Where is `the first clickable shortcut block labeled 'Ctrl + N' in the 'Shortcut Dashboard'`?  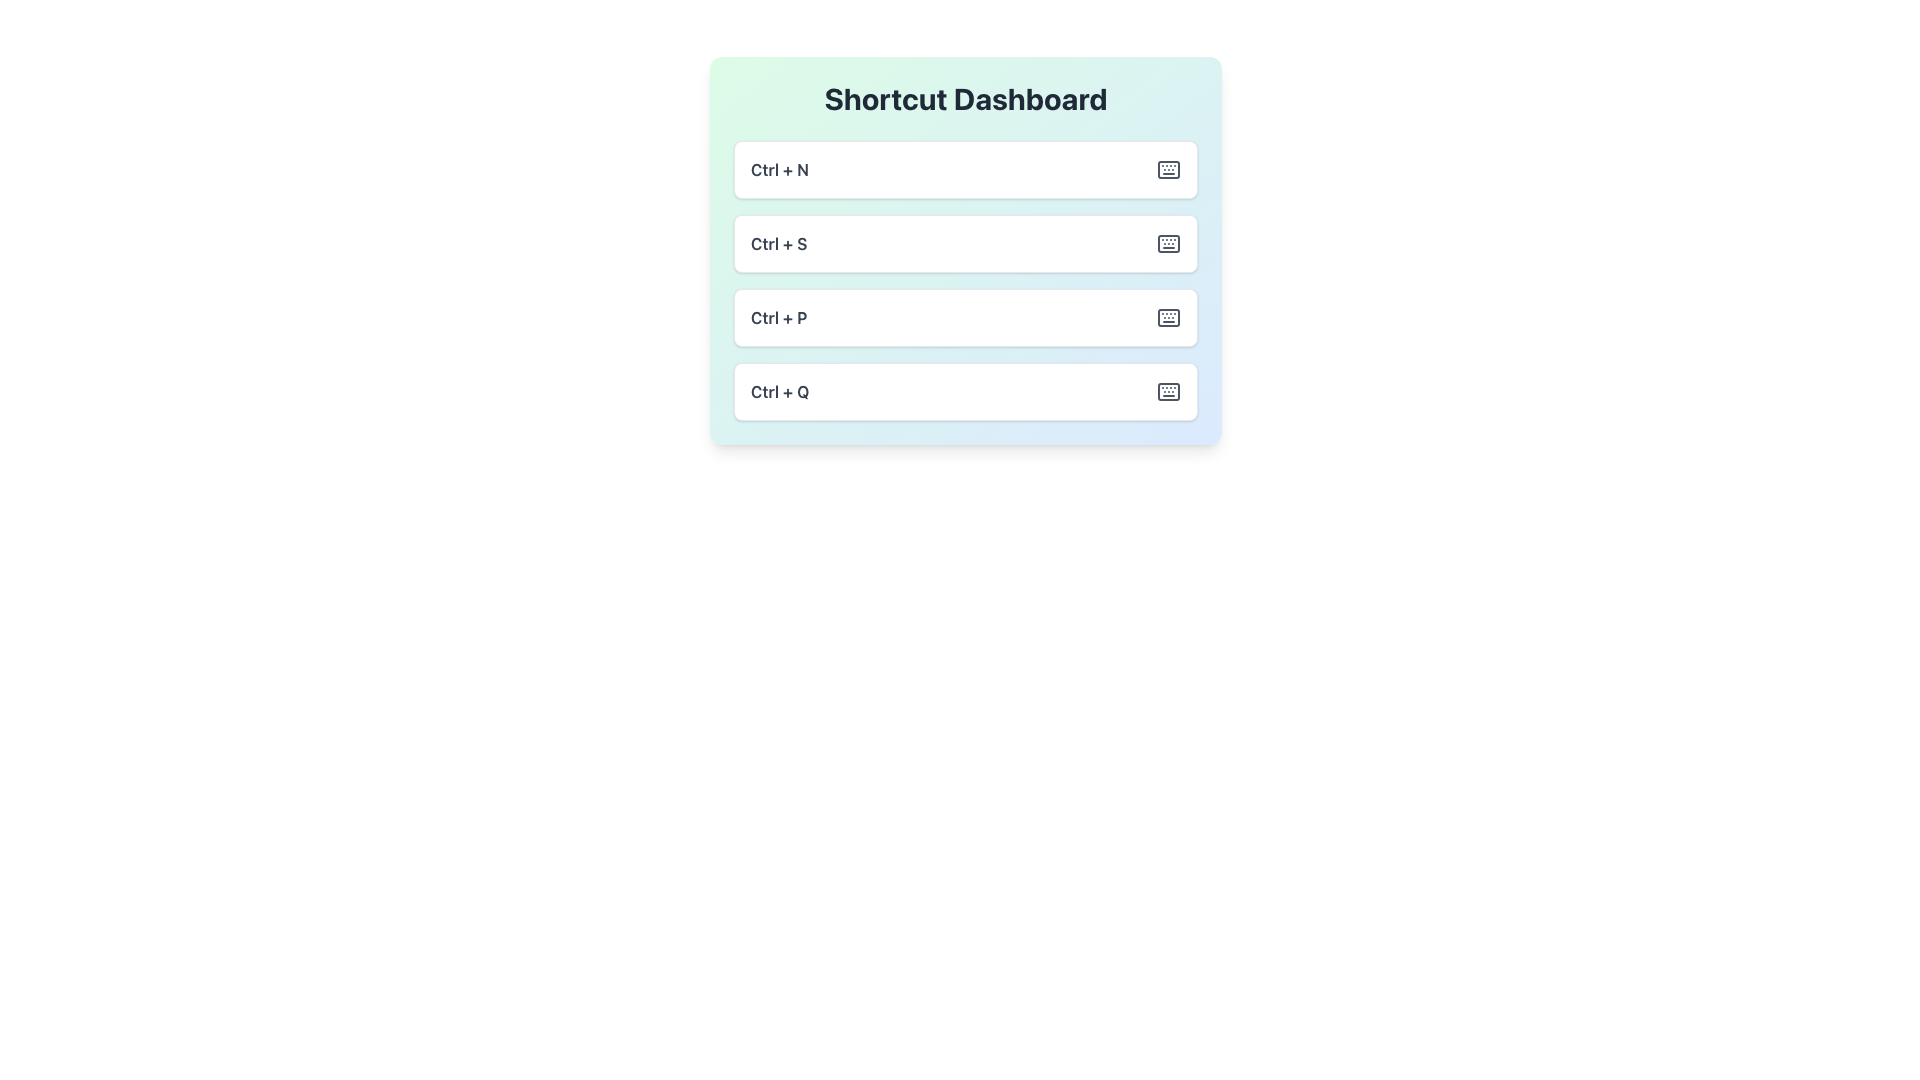
the first clickable shortcut block labeled 'Ctrl + N' in the 'Shortcut Dashboard' is located at coordinates (965, 168).